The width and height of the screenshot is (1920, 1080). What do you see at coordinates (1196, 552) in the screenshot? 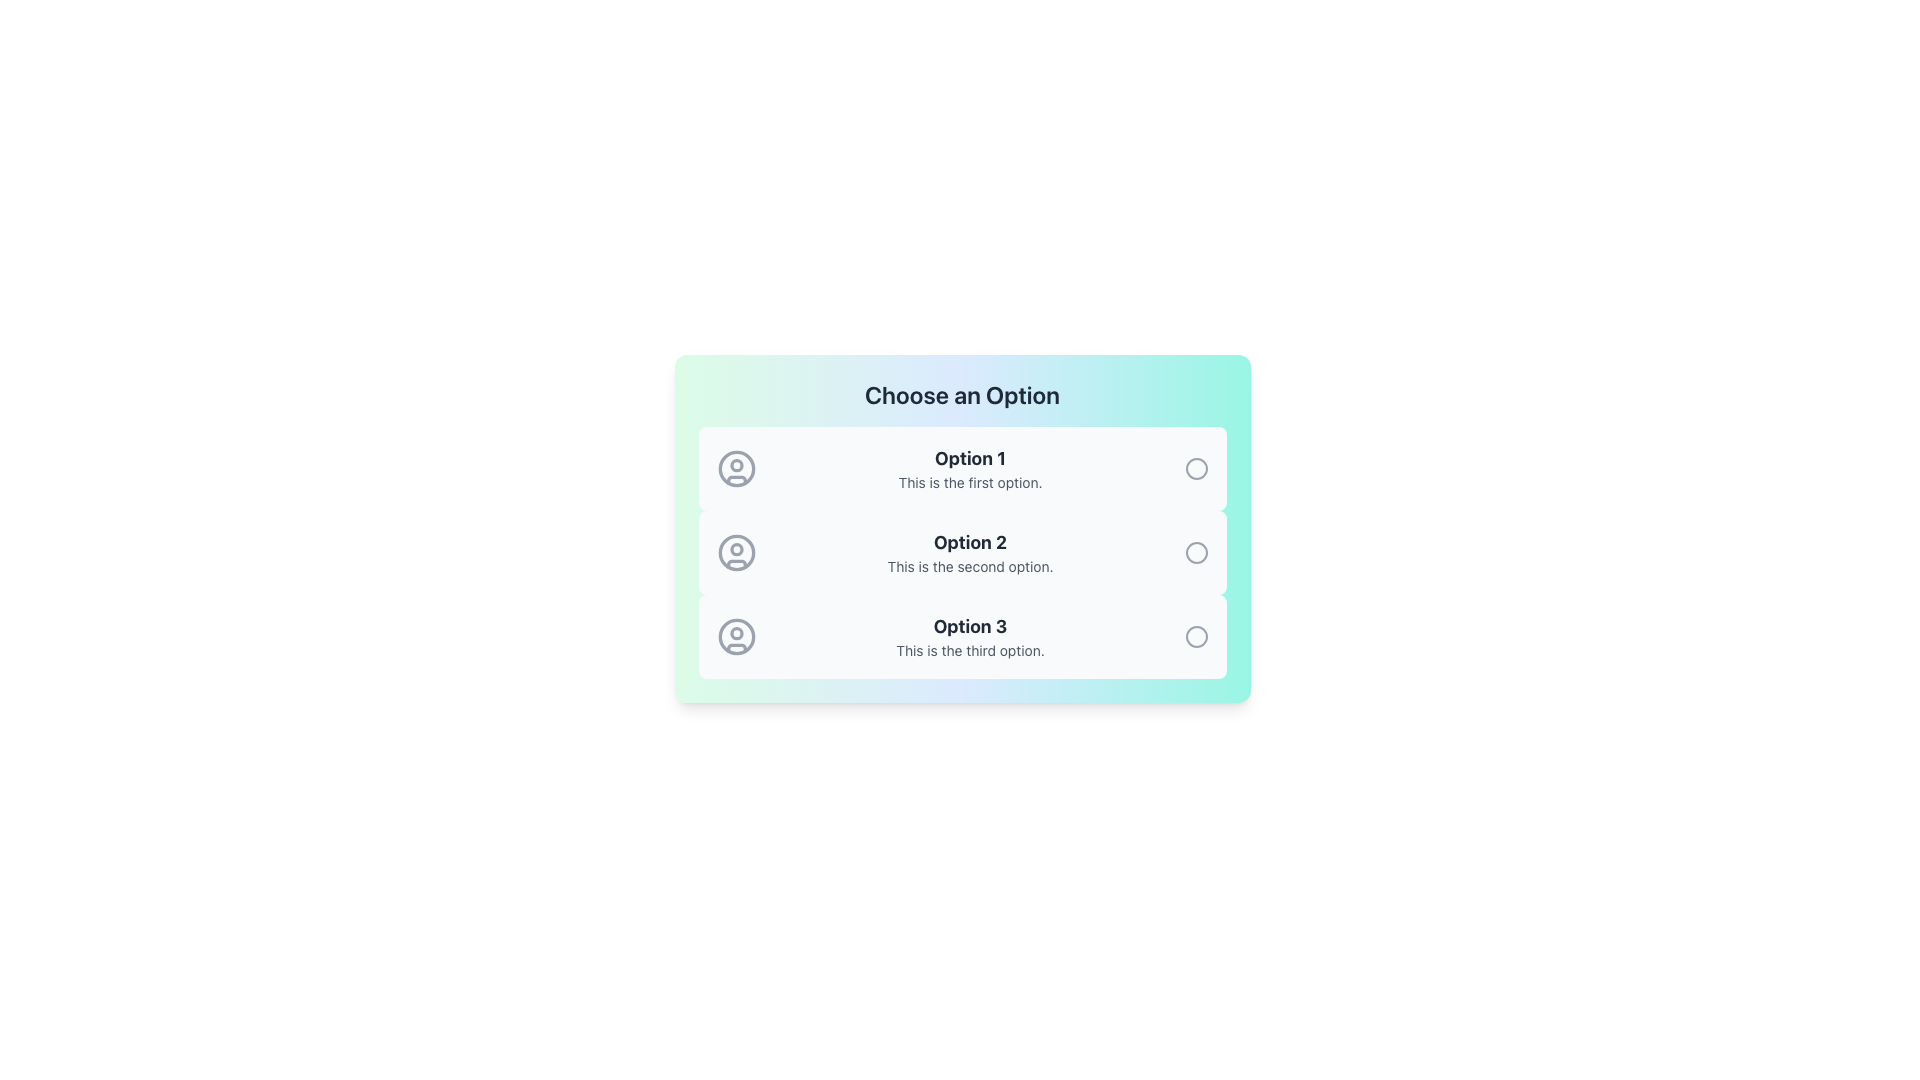
I see `the circular gray icon that appears as the central circle in the second position of a vertical list of three similar icons, located to the right of the 'Option 2' text` at bounding box center [1196, 552].